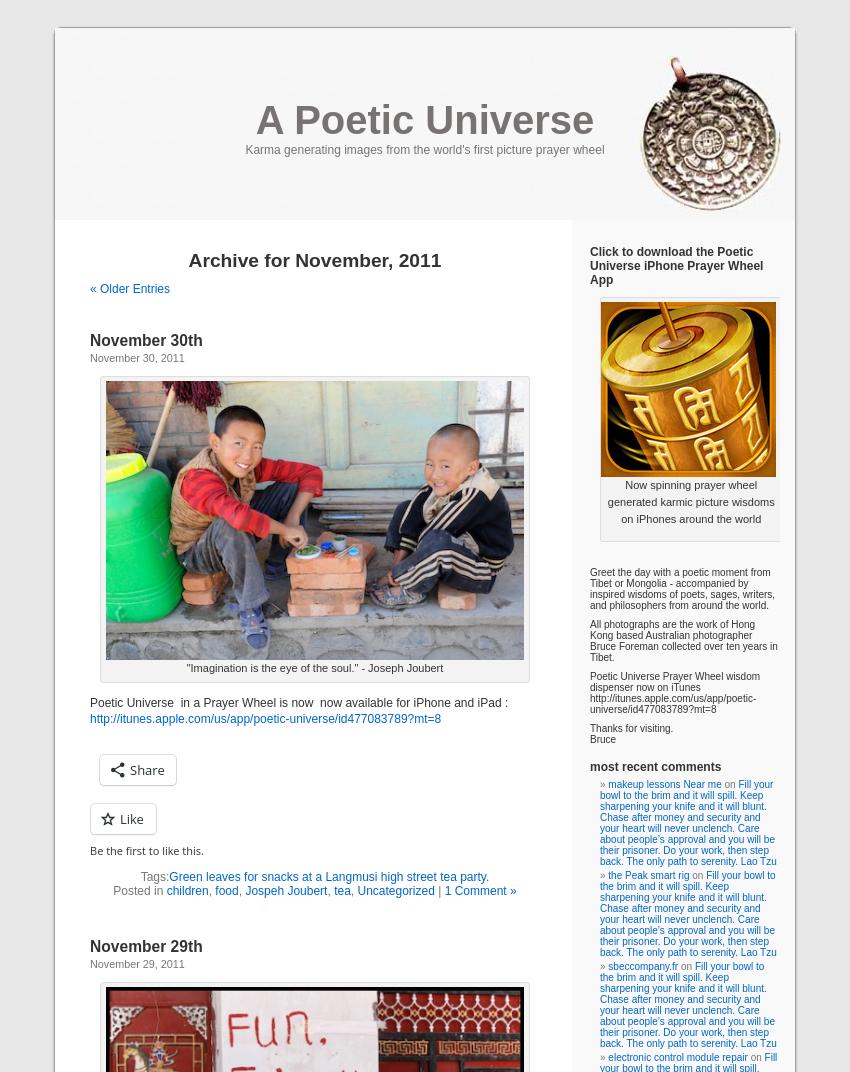 The height and width of the screenshot is (1072, 850). Describe the element at coordinates (314, 260) in the screenshot. I see `'Archive for November, 2011'` at that location.